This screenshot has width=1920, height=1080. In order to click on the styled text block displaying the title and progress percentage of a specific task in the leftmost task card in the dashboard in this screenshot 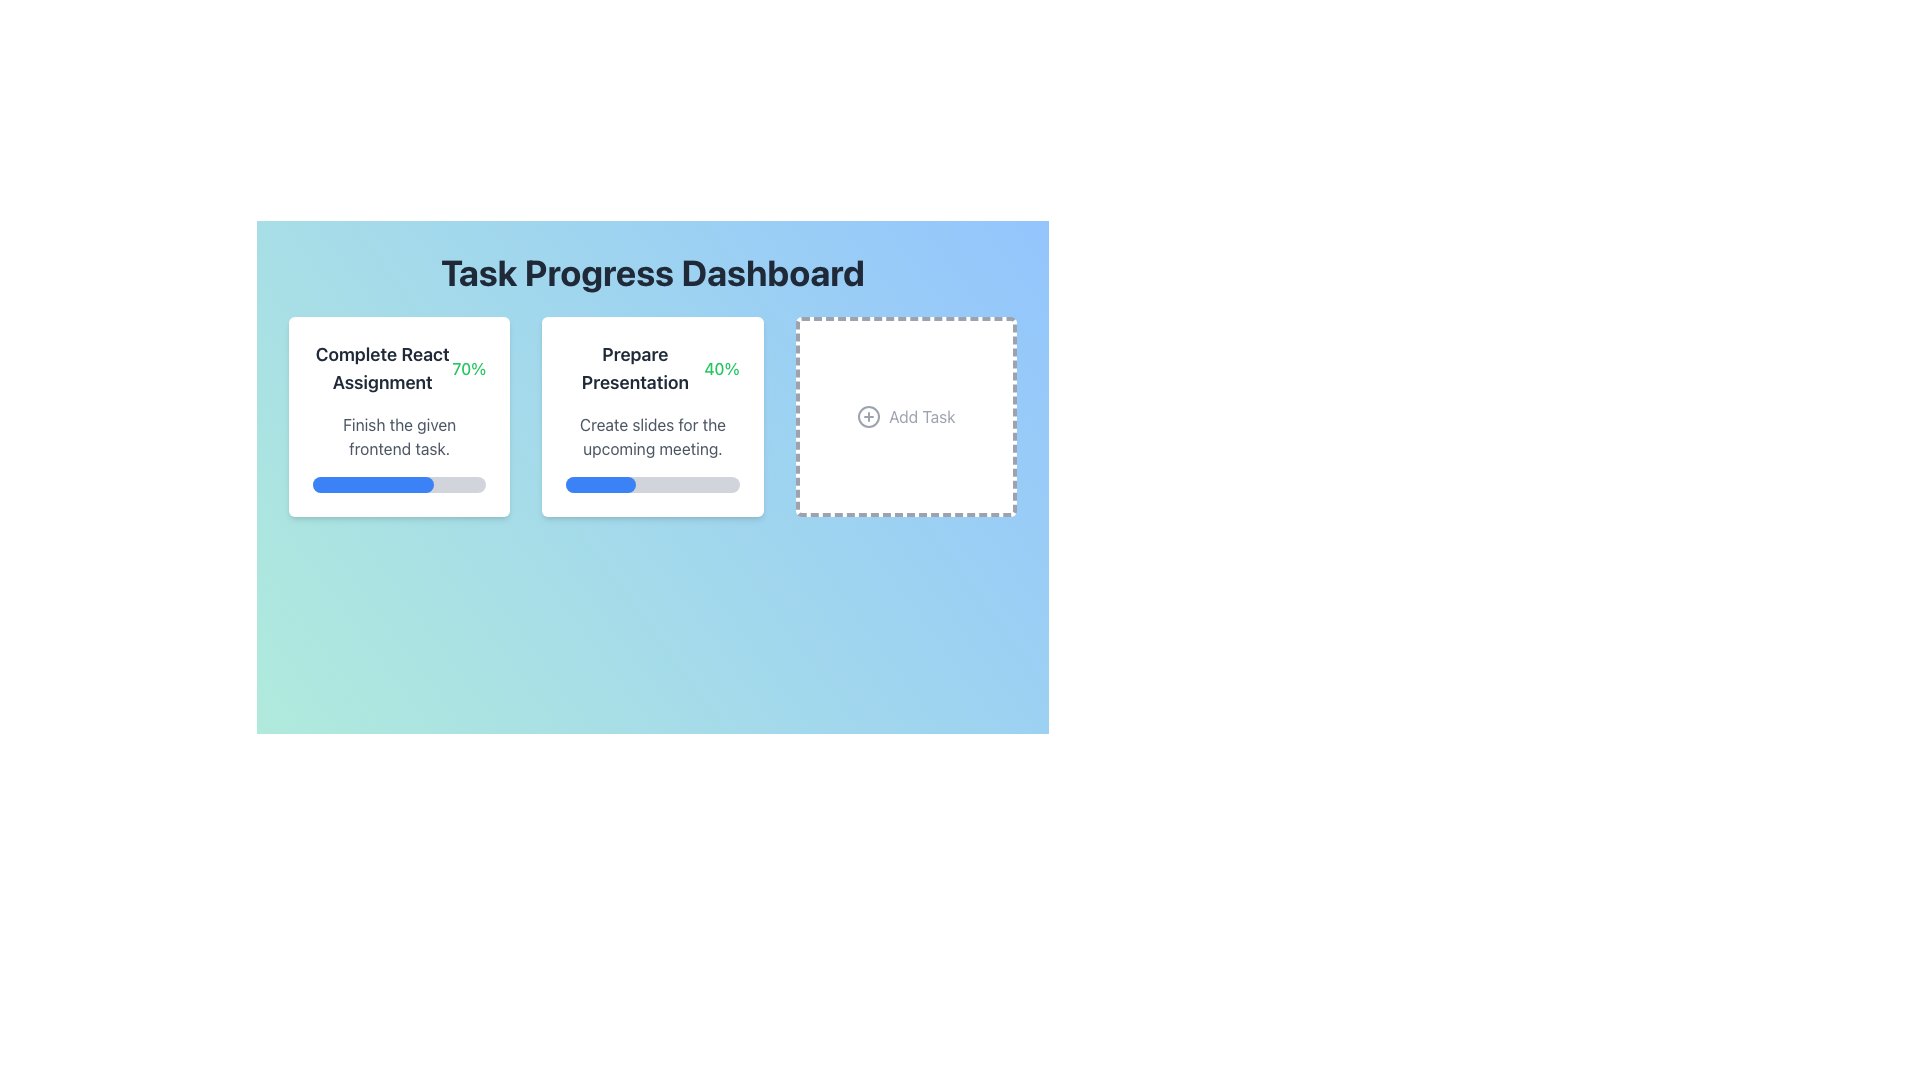, I will do `click(399, 369)`.